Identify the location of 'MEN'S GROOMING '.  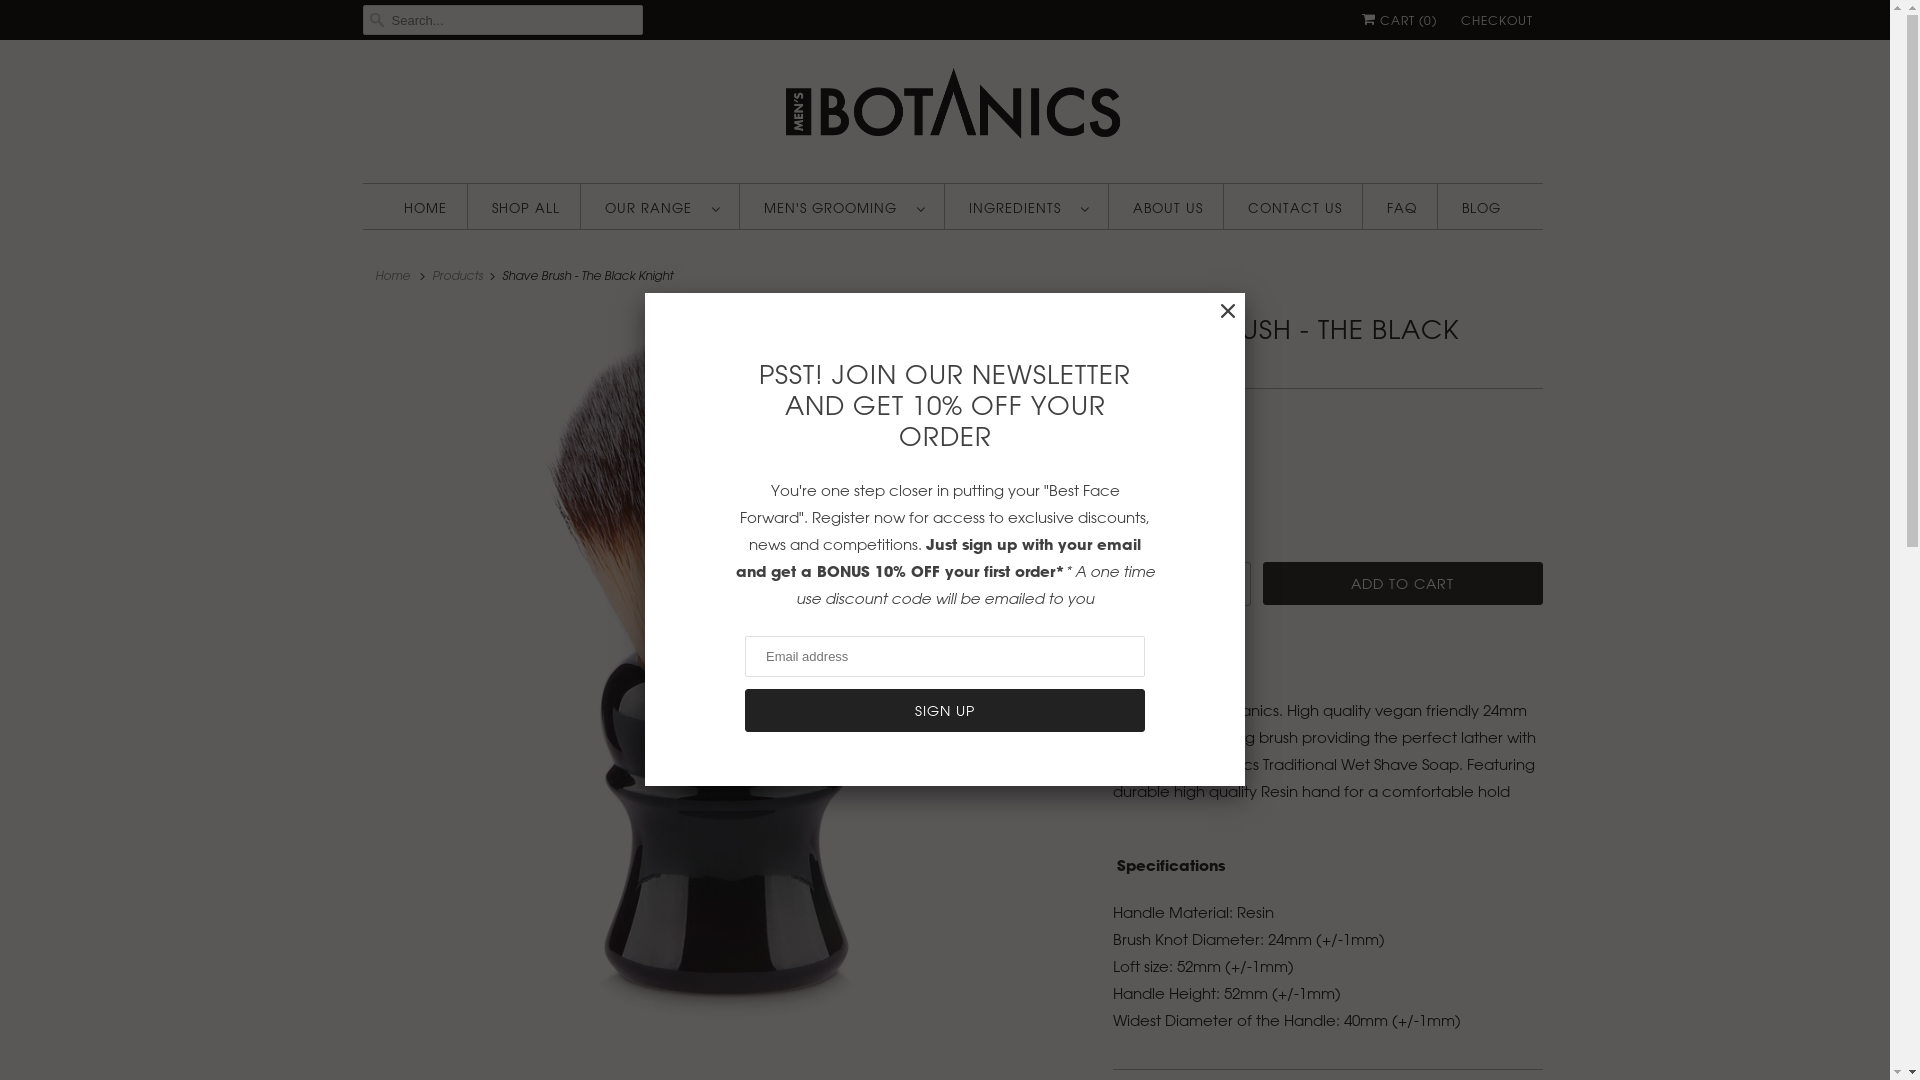
(762, 207).